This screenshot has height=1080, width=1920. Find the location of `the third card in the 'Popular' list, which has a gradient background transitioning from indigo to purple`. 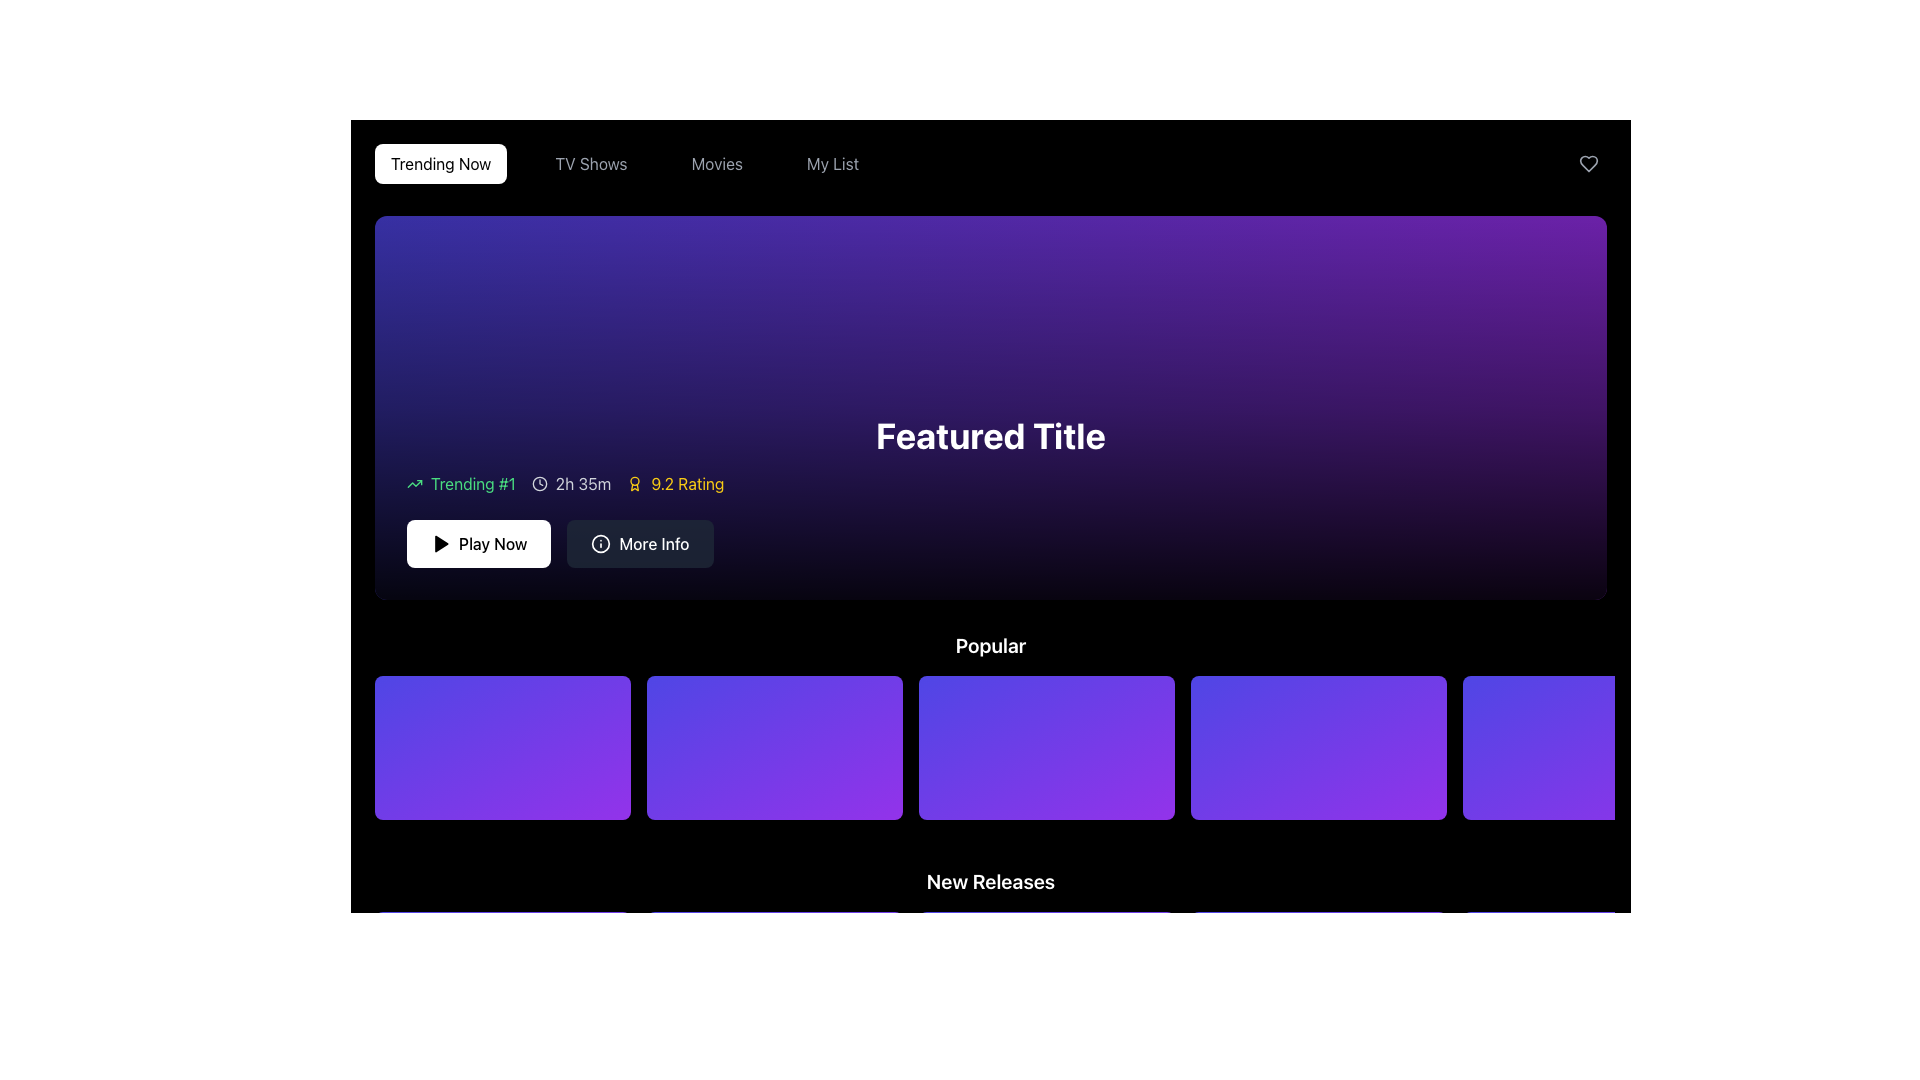

the third card in the 'Popular' list, which has a gradient background transitioning from indigo to purple is located at coordinates (1045, 748).